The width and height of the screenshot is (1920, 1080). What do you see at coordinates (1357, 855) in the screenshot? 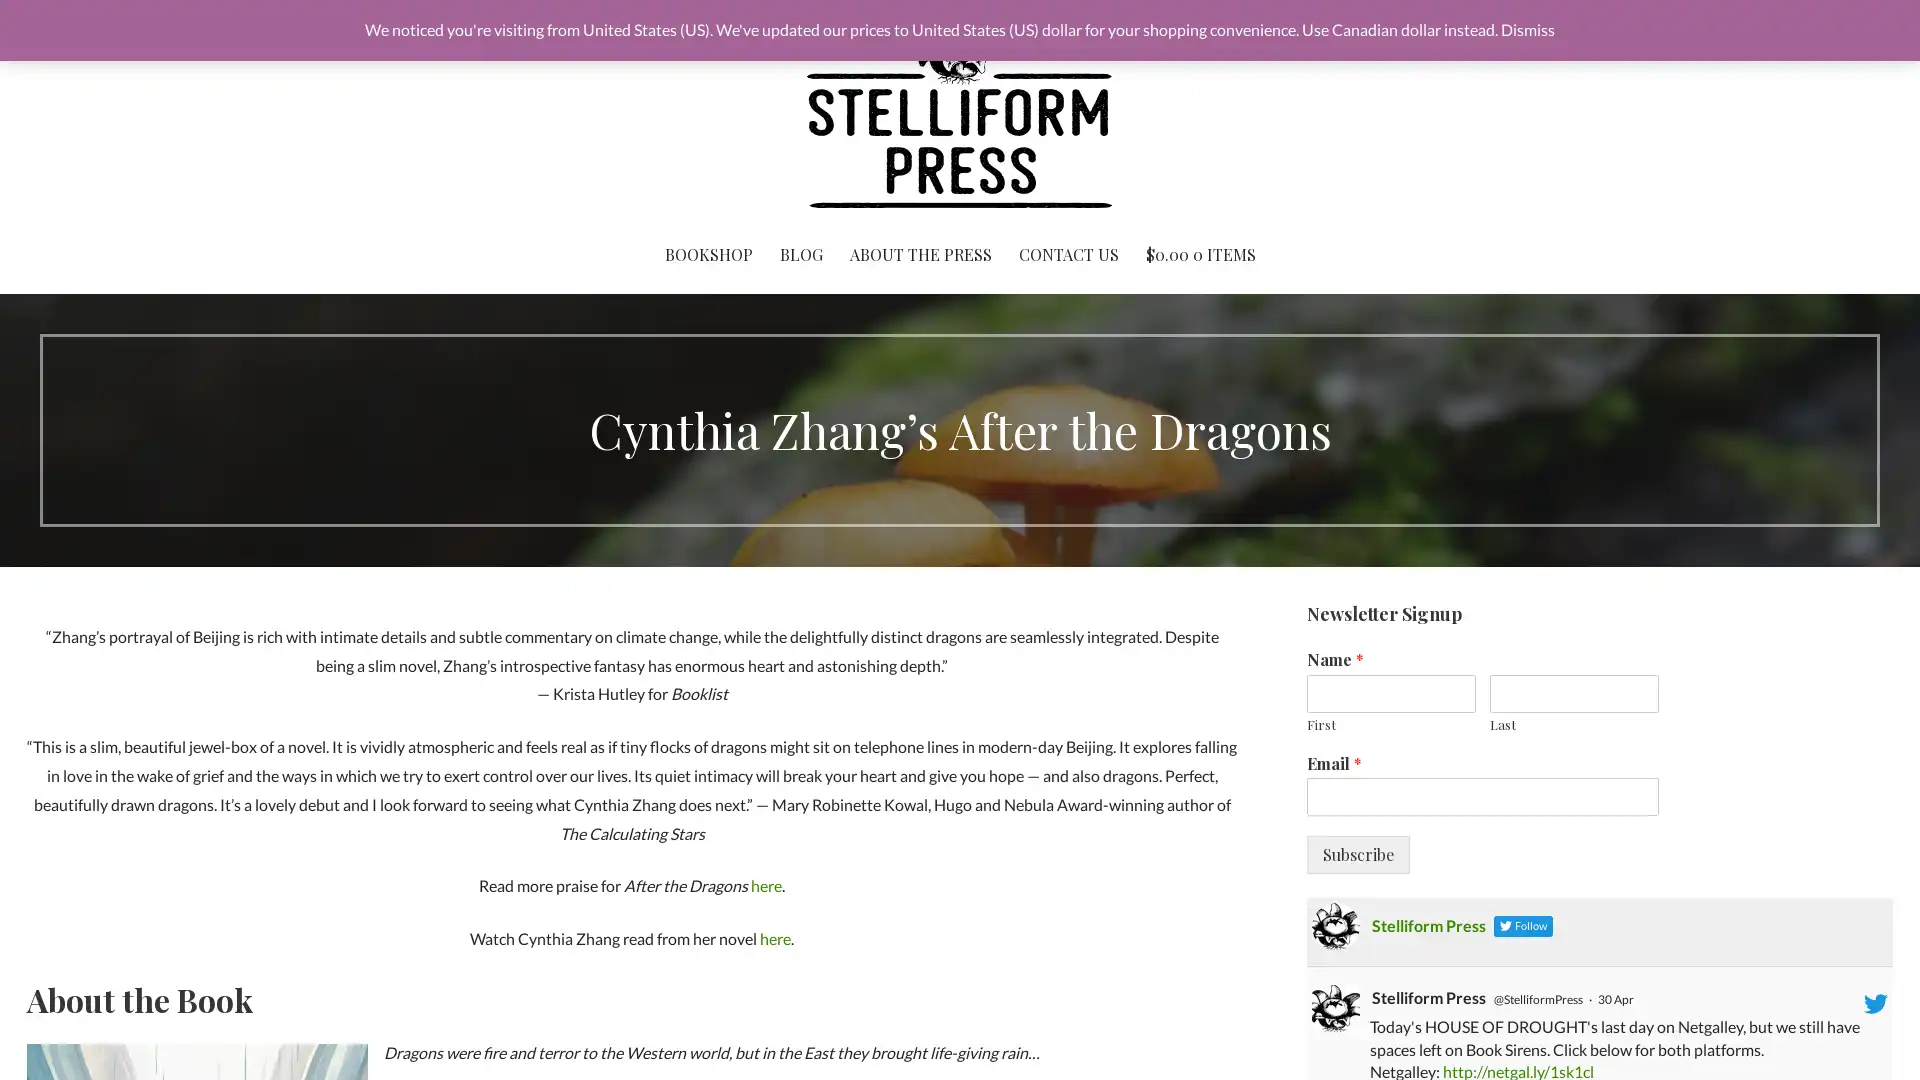
I see `Subscribe` at bounding box center [1357, 855].